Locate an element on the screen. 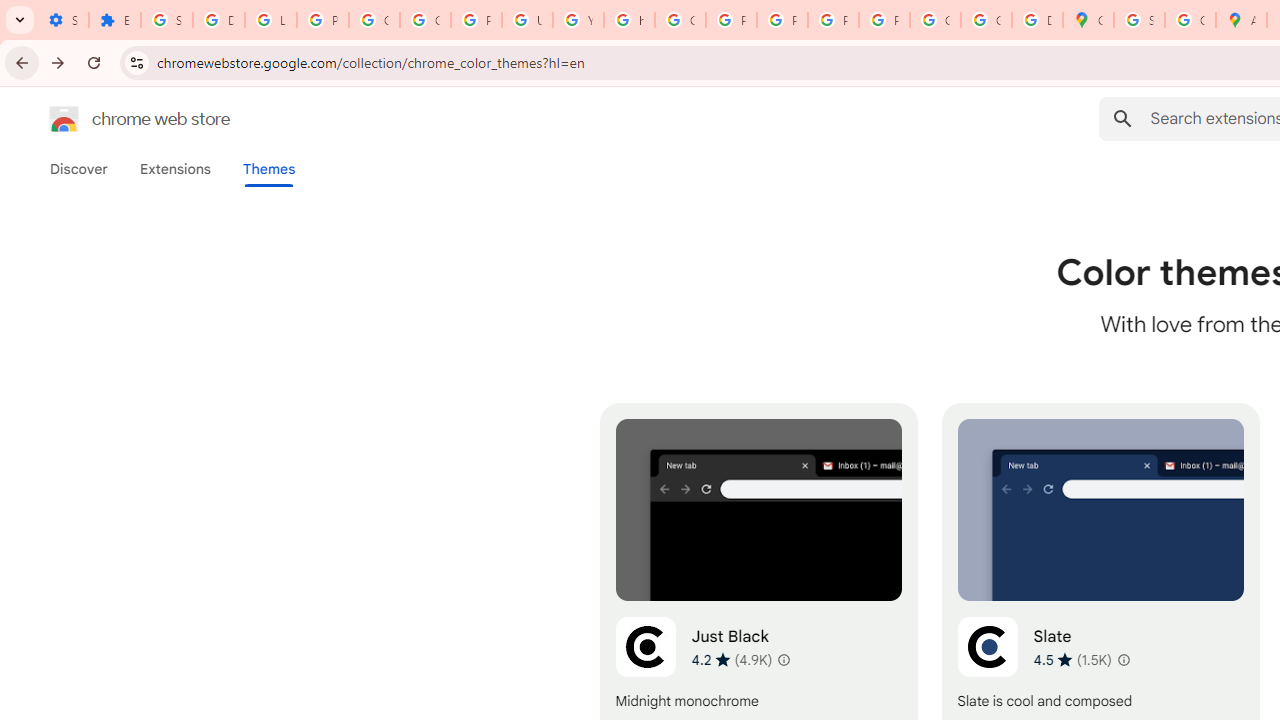 The width and height of the screenshot is (1280, 720). 'Sign in - Google Accounts' is located at coordinates (1139, 20).